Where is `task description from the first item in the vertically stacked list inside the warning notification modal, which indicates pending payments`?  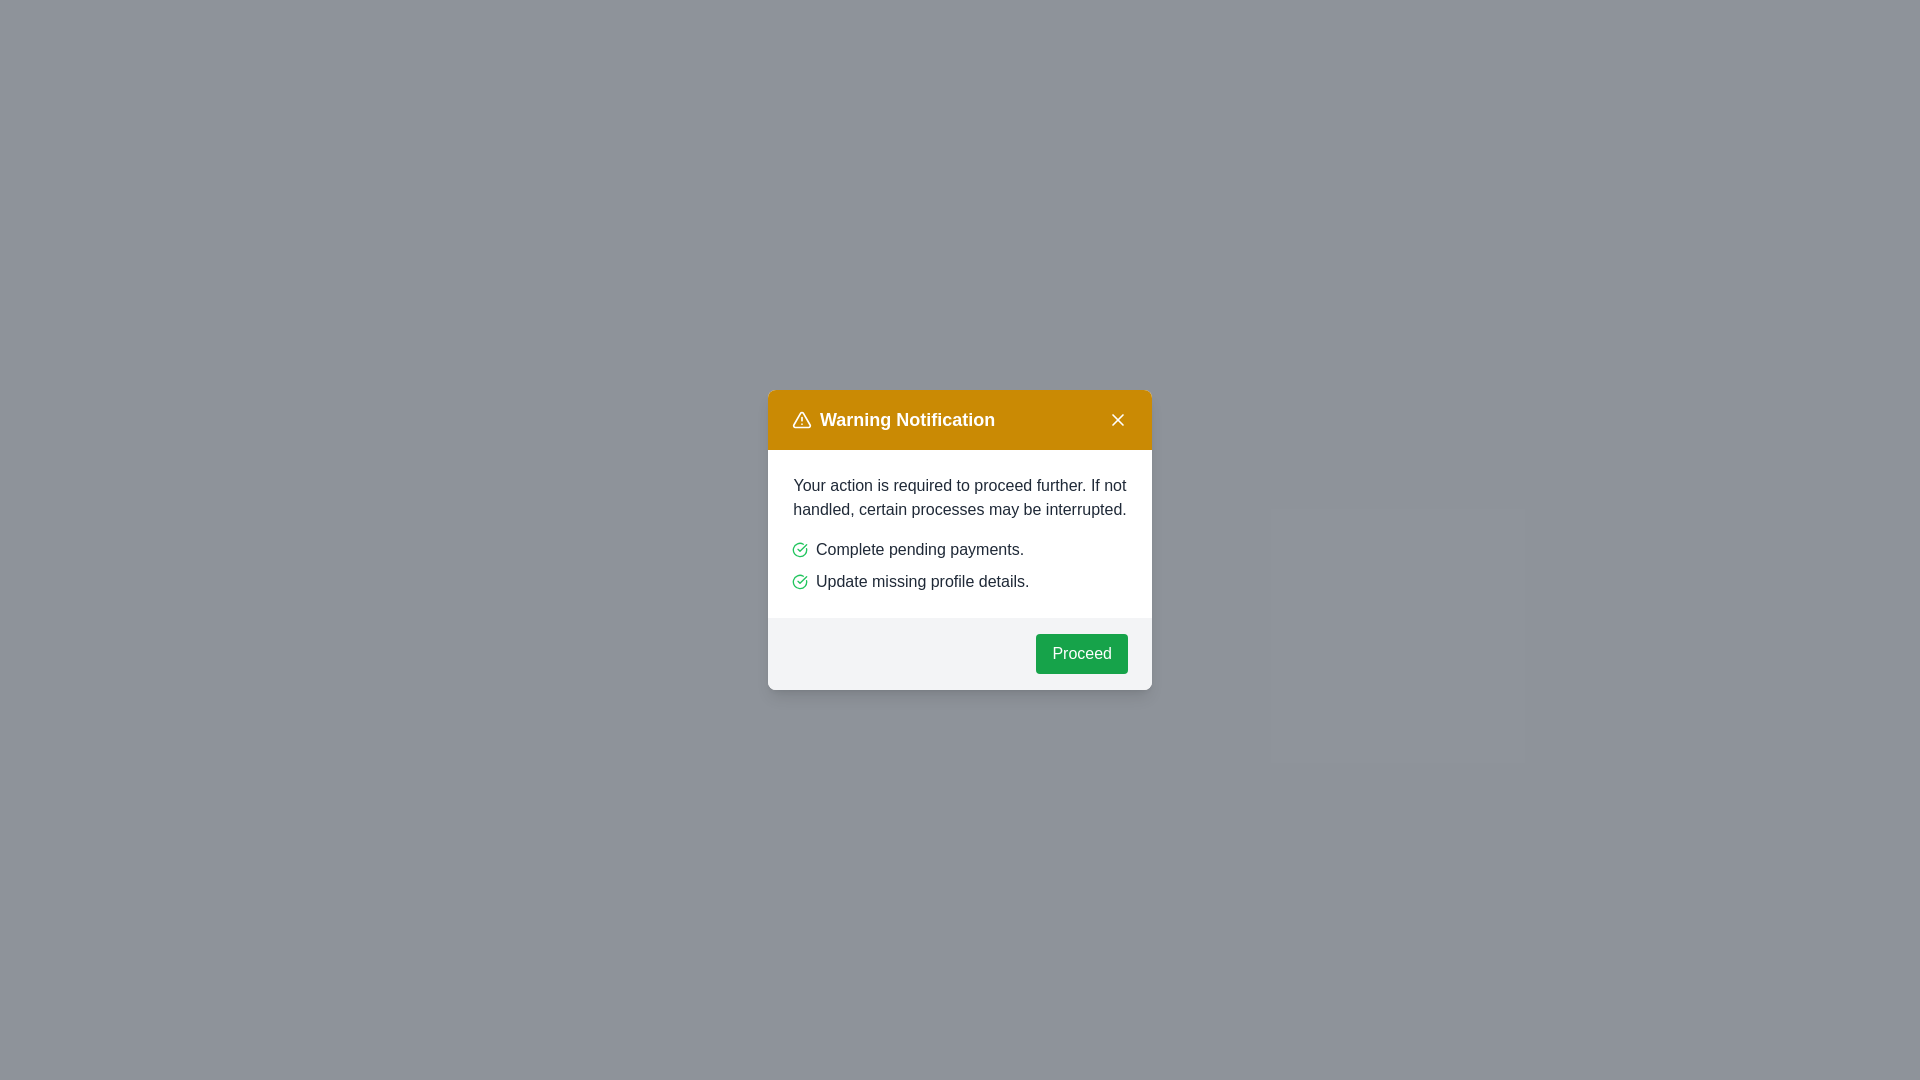 task description from the first item in the vertically stacked list inside the warning notification modal, which indicates pending payments is located at coordinates (960, 550).